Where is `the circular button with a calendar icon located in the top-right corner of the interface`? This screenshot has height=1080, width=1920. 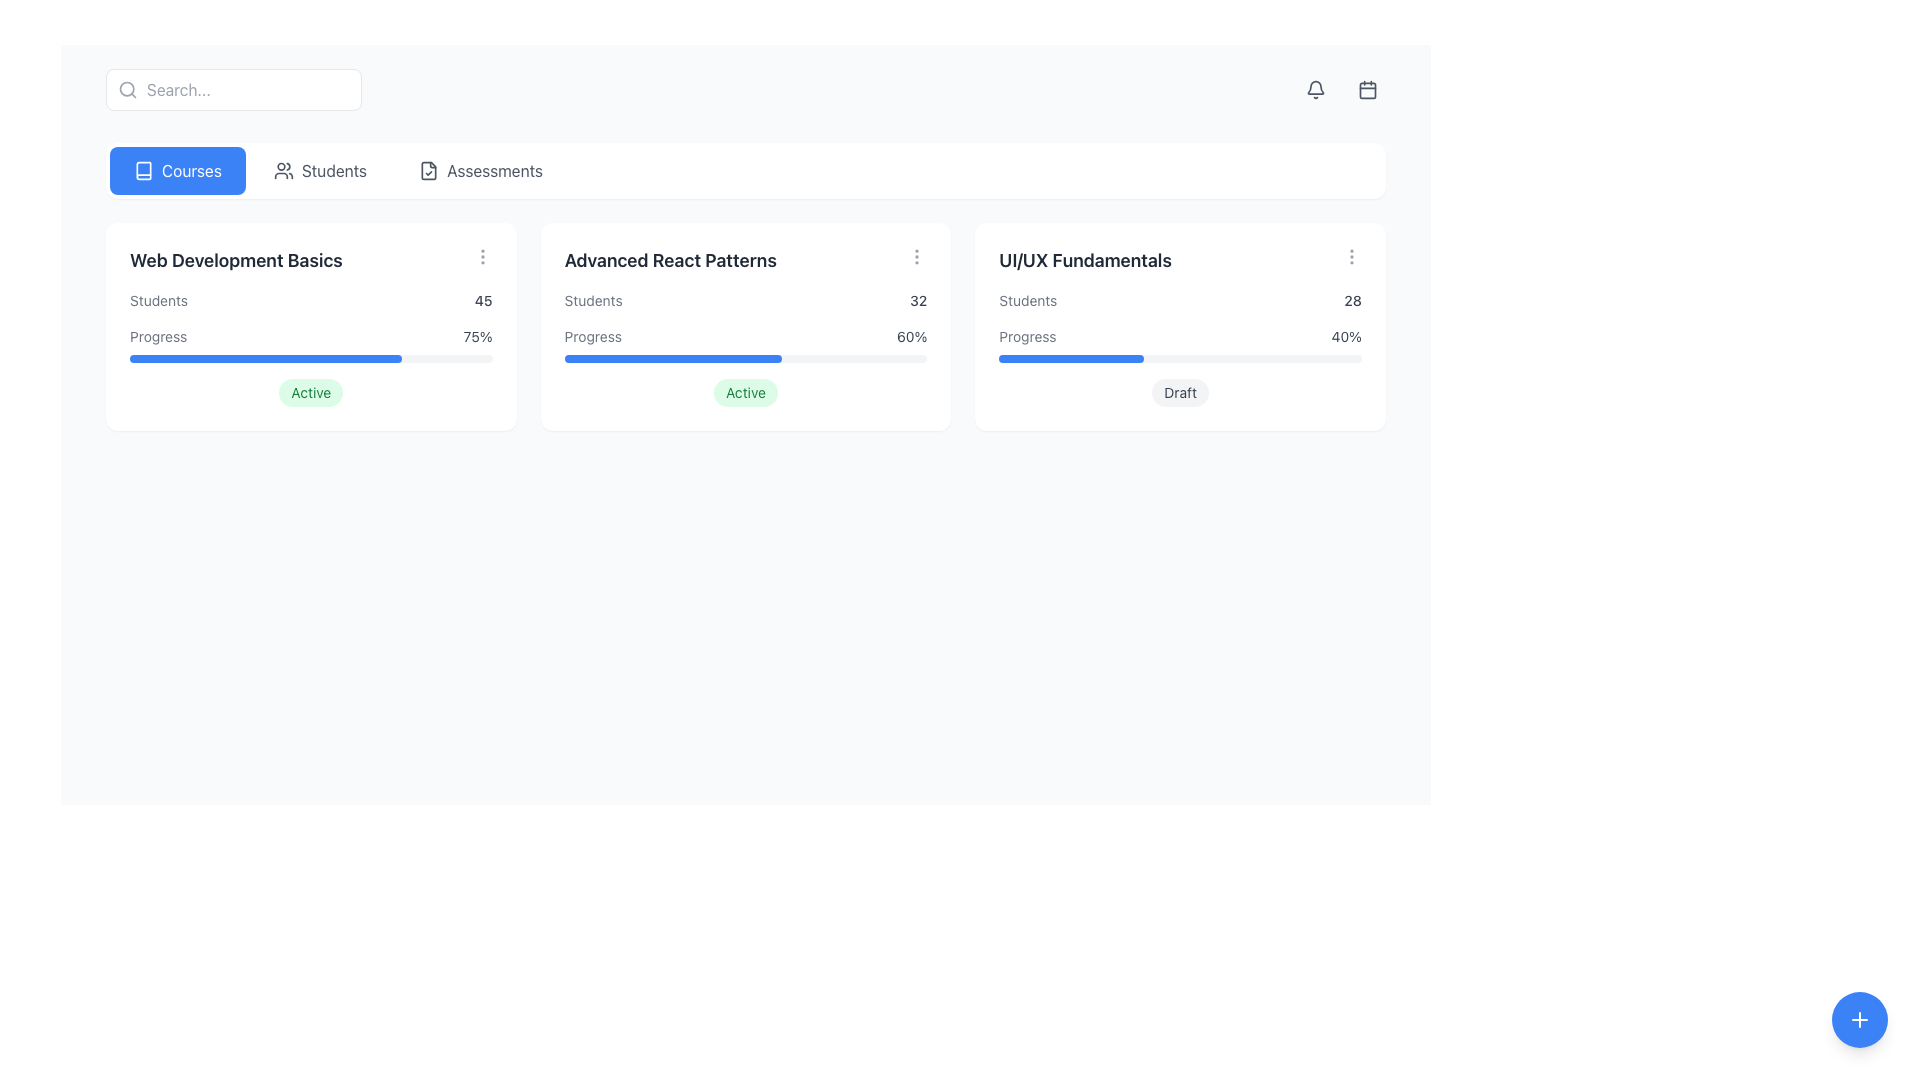 the circular button with a calendar icon located in the top-right corner of the interface is located at coordinates (1367, 88).